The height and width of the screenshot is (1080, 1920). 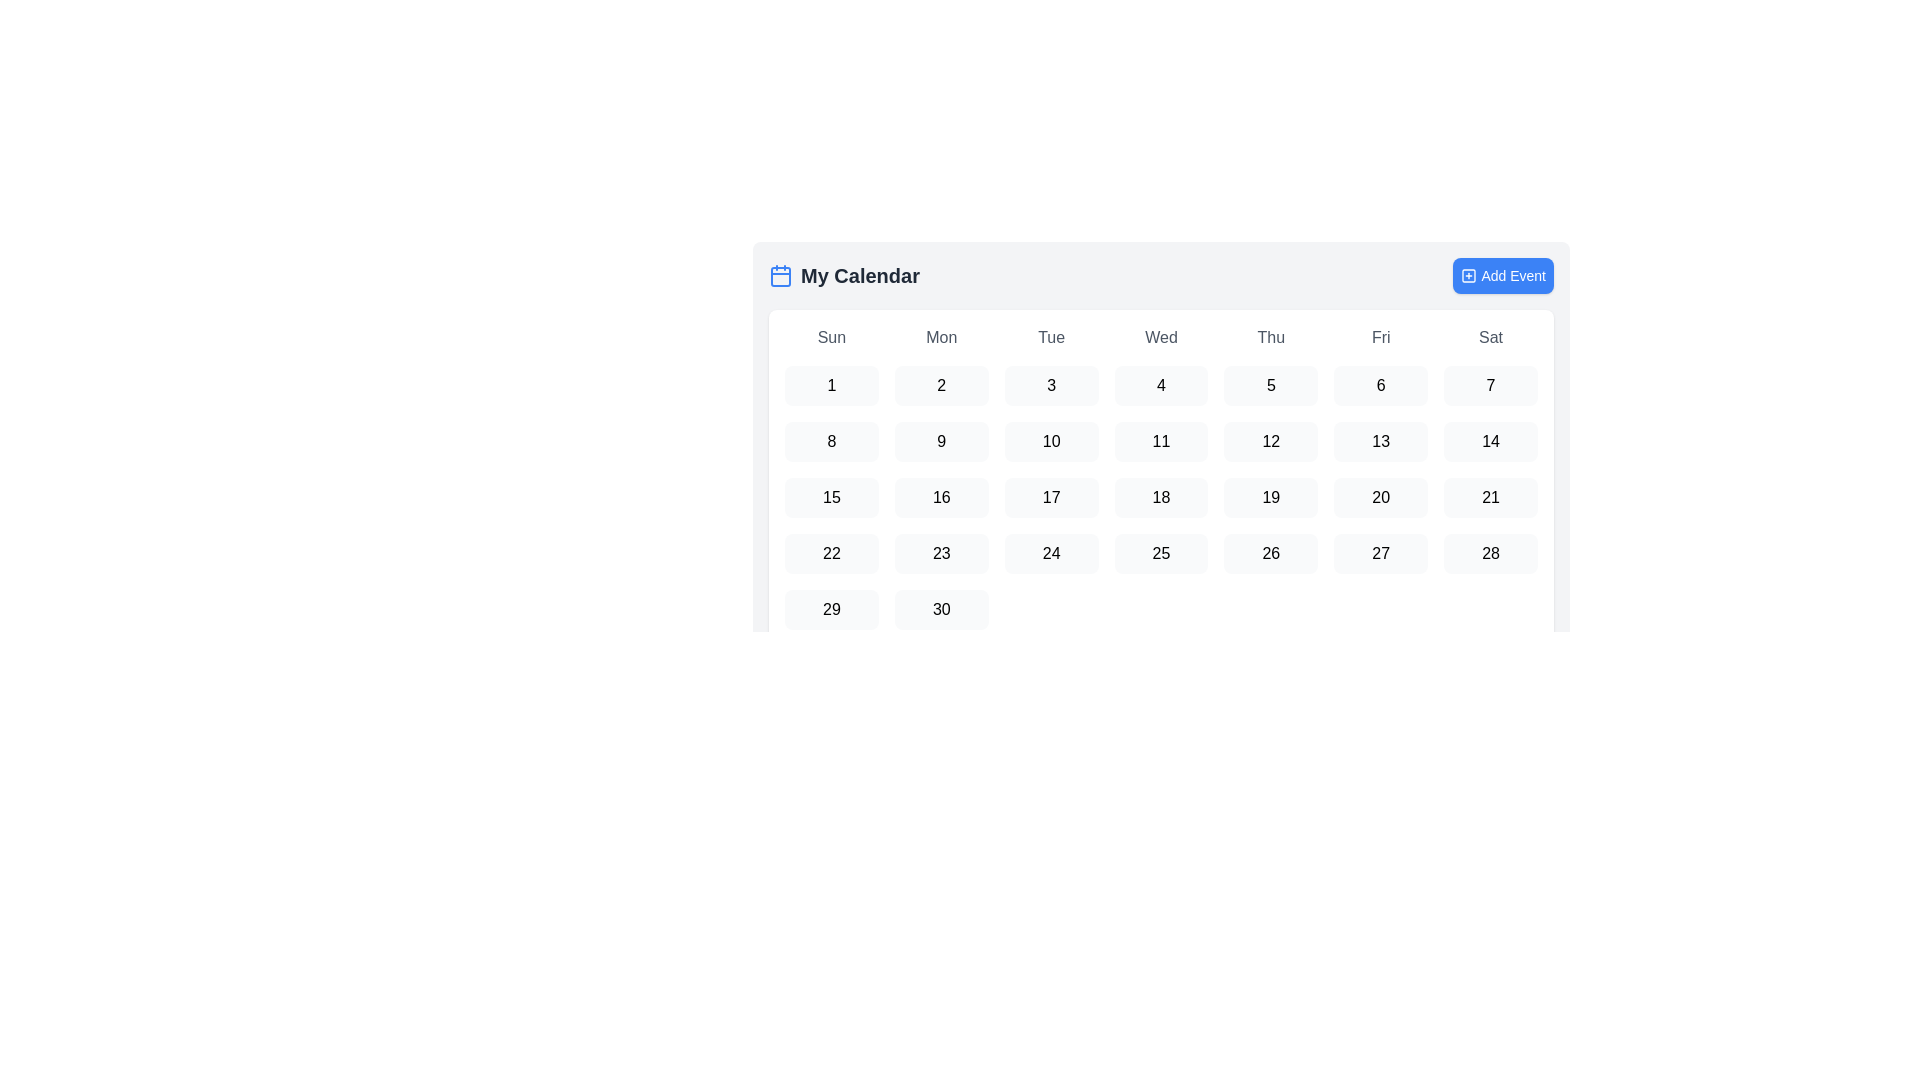 What do you see at coordinates (1380, 496) in the screenshot?
I see `the calendar date cell representing the 20th day located in the last column (Friday) of the fourth row` at bounding box center [1380, 496].